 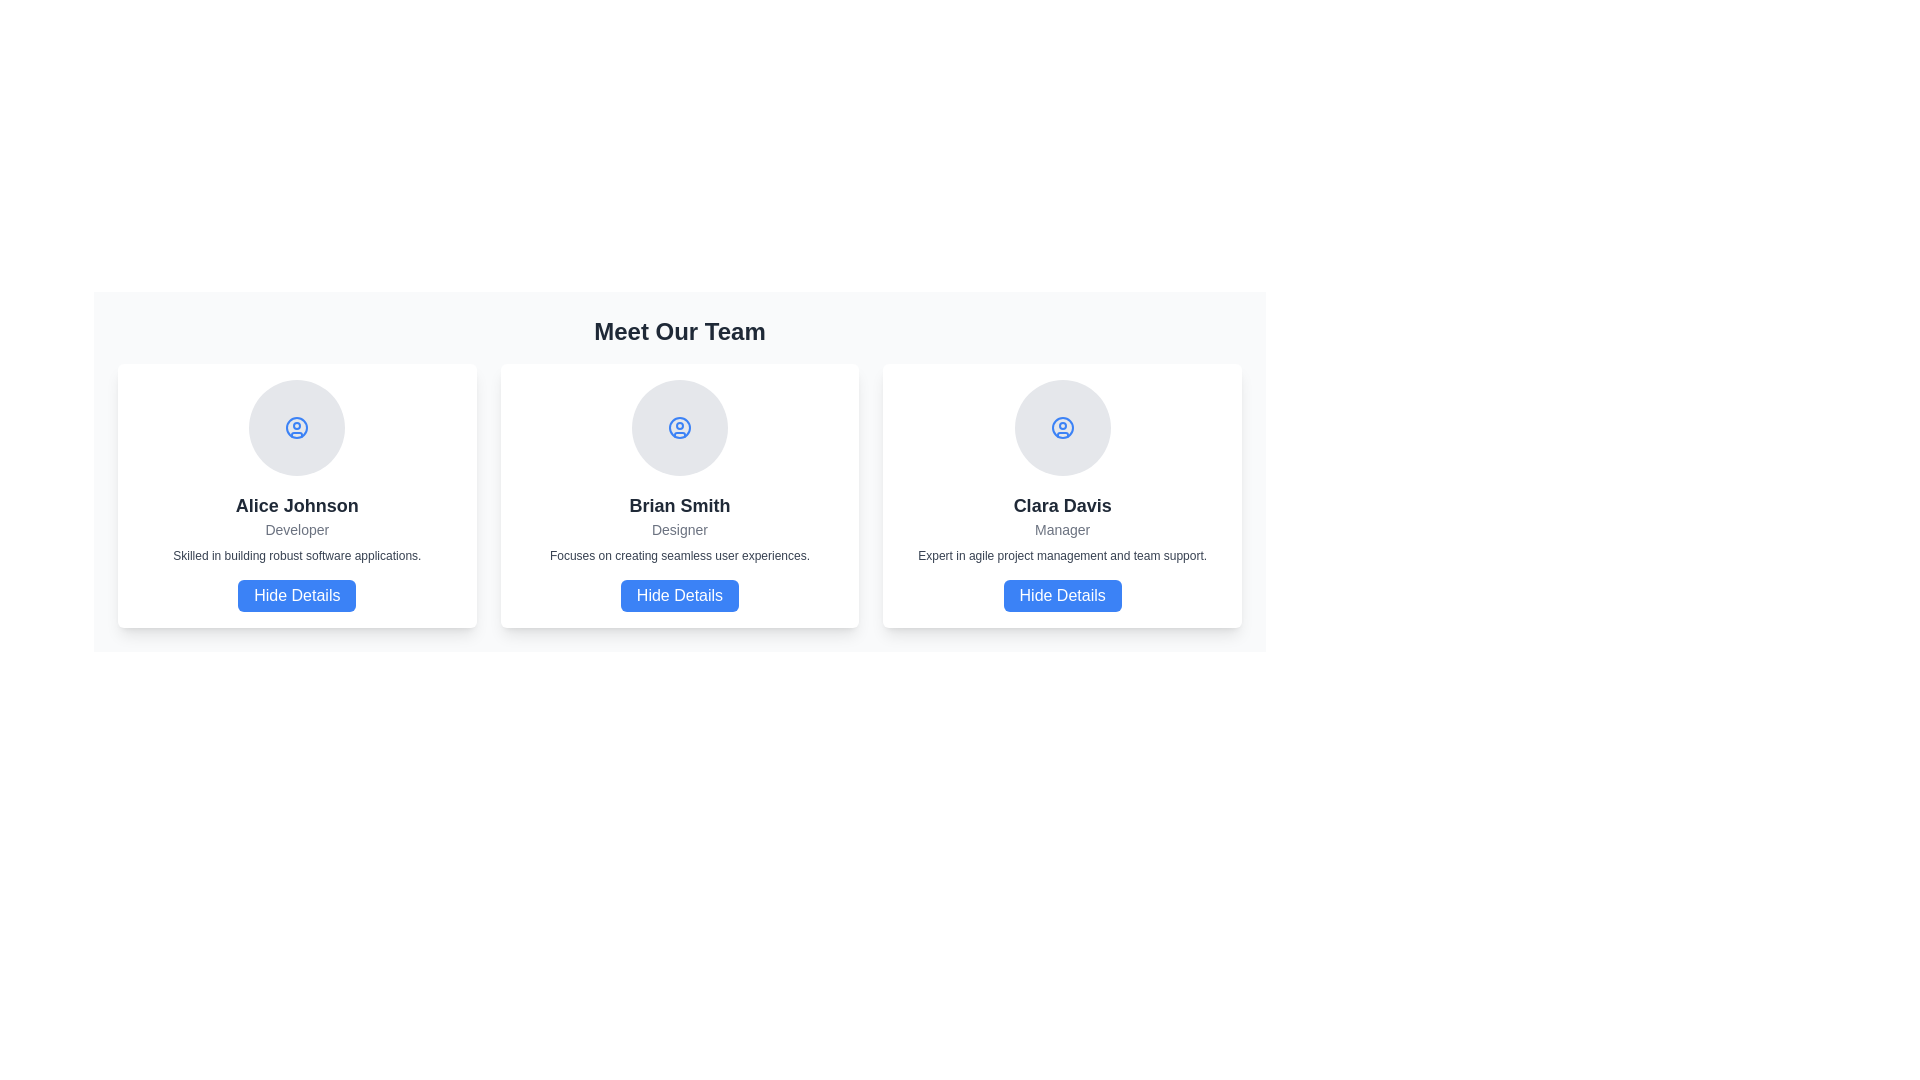 I want to click on the text label indicating the role 'Developer' located beneath 'Alice Johnson' and above the description text, so click(x=296, y=528).